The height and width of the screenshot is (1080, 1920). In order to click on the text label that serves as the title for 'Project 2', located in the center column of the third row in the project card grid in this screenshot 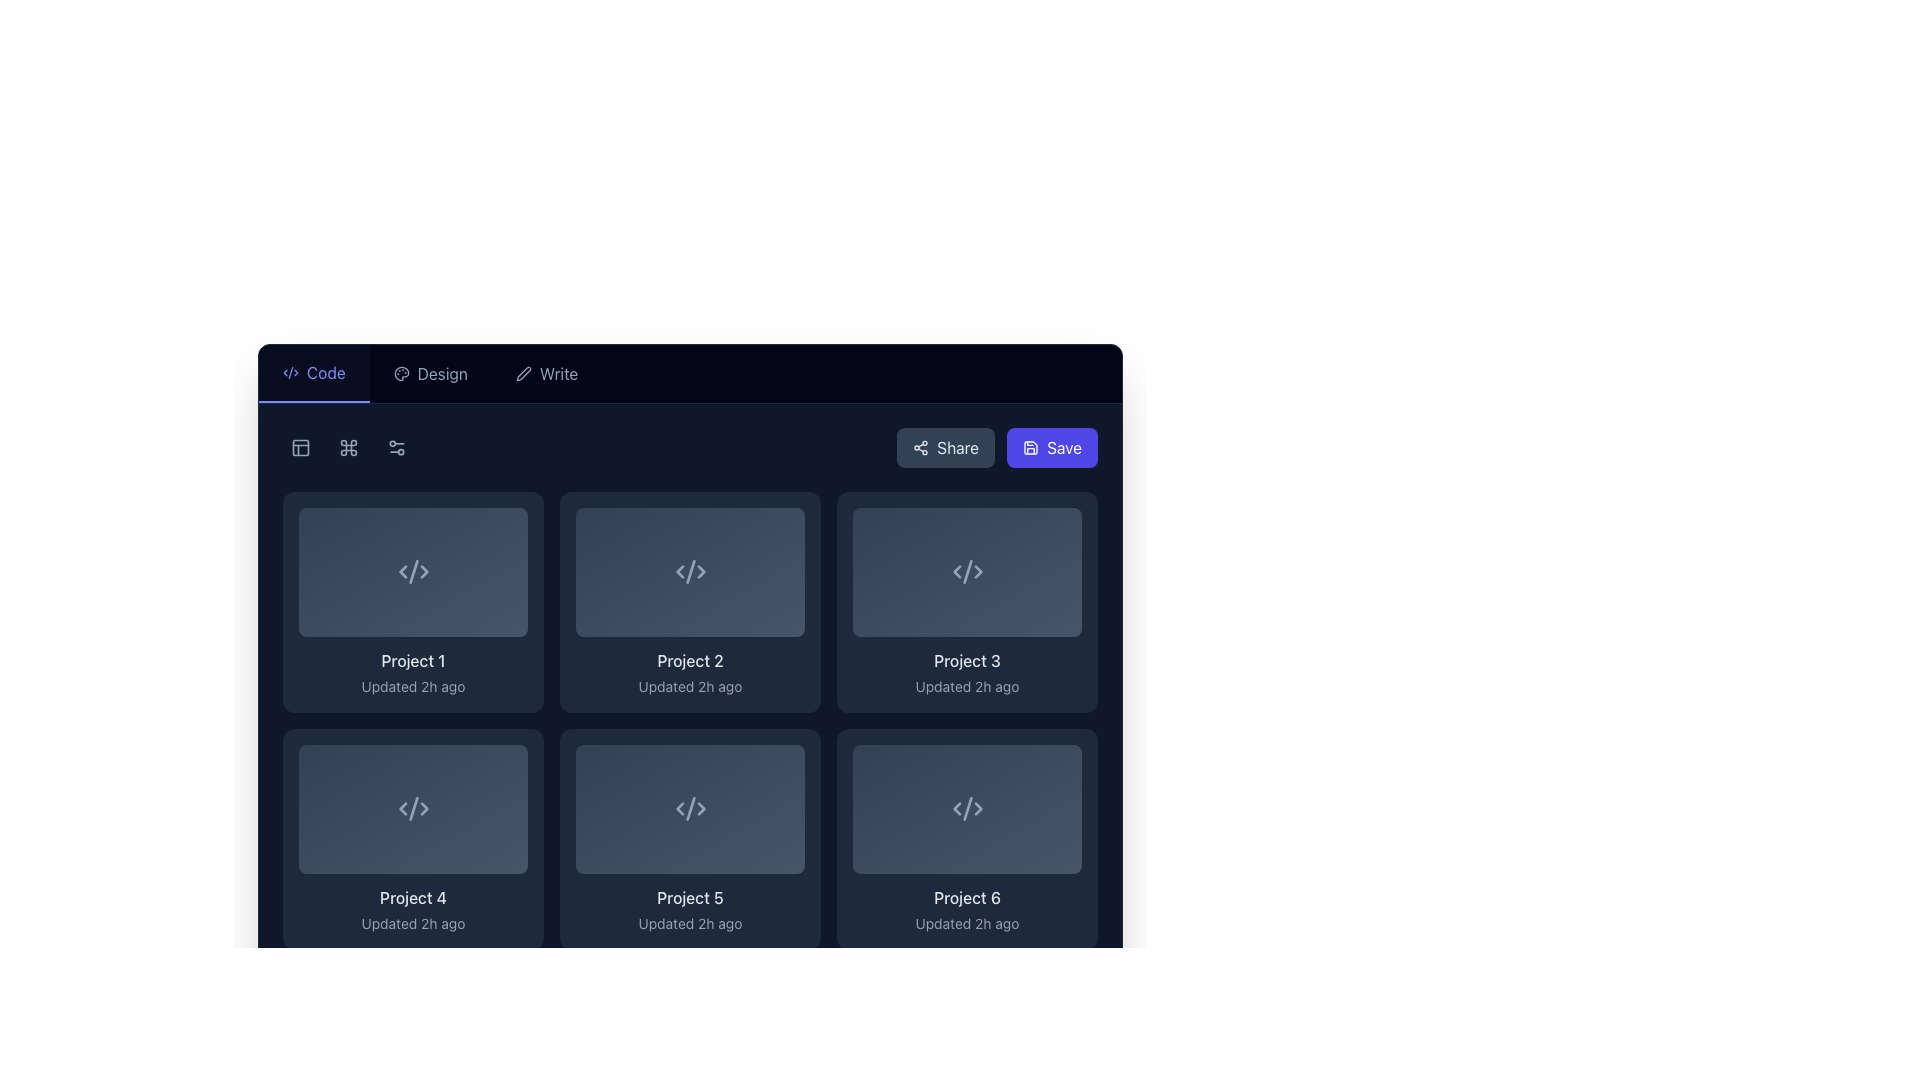, I will do `click(690, 660)`.